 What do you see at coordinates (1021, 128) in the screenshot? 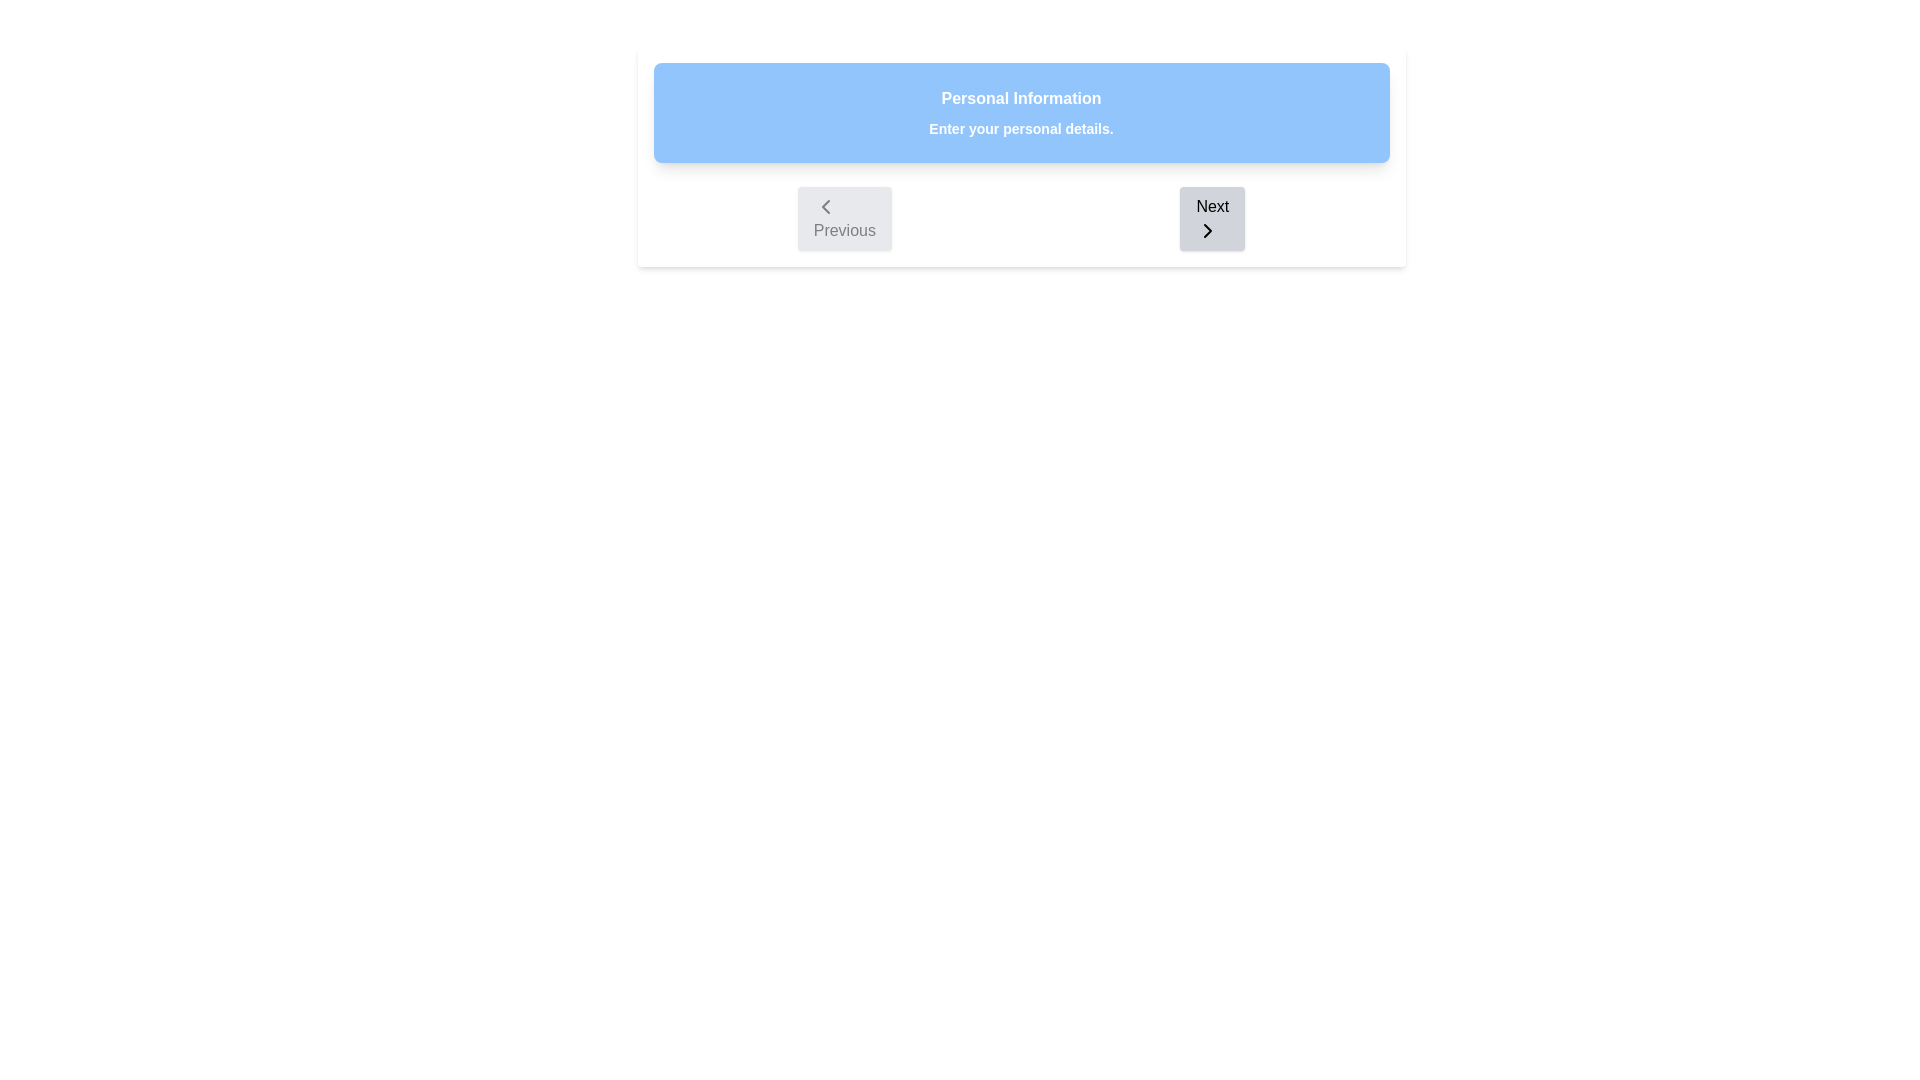
I see `the instruction text label for entering personal details, which is located below the header 'Personal Information' inside a blue background box` at bounding box center [1021, 128].